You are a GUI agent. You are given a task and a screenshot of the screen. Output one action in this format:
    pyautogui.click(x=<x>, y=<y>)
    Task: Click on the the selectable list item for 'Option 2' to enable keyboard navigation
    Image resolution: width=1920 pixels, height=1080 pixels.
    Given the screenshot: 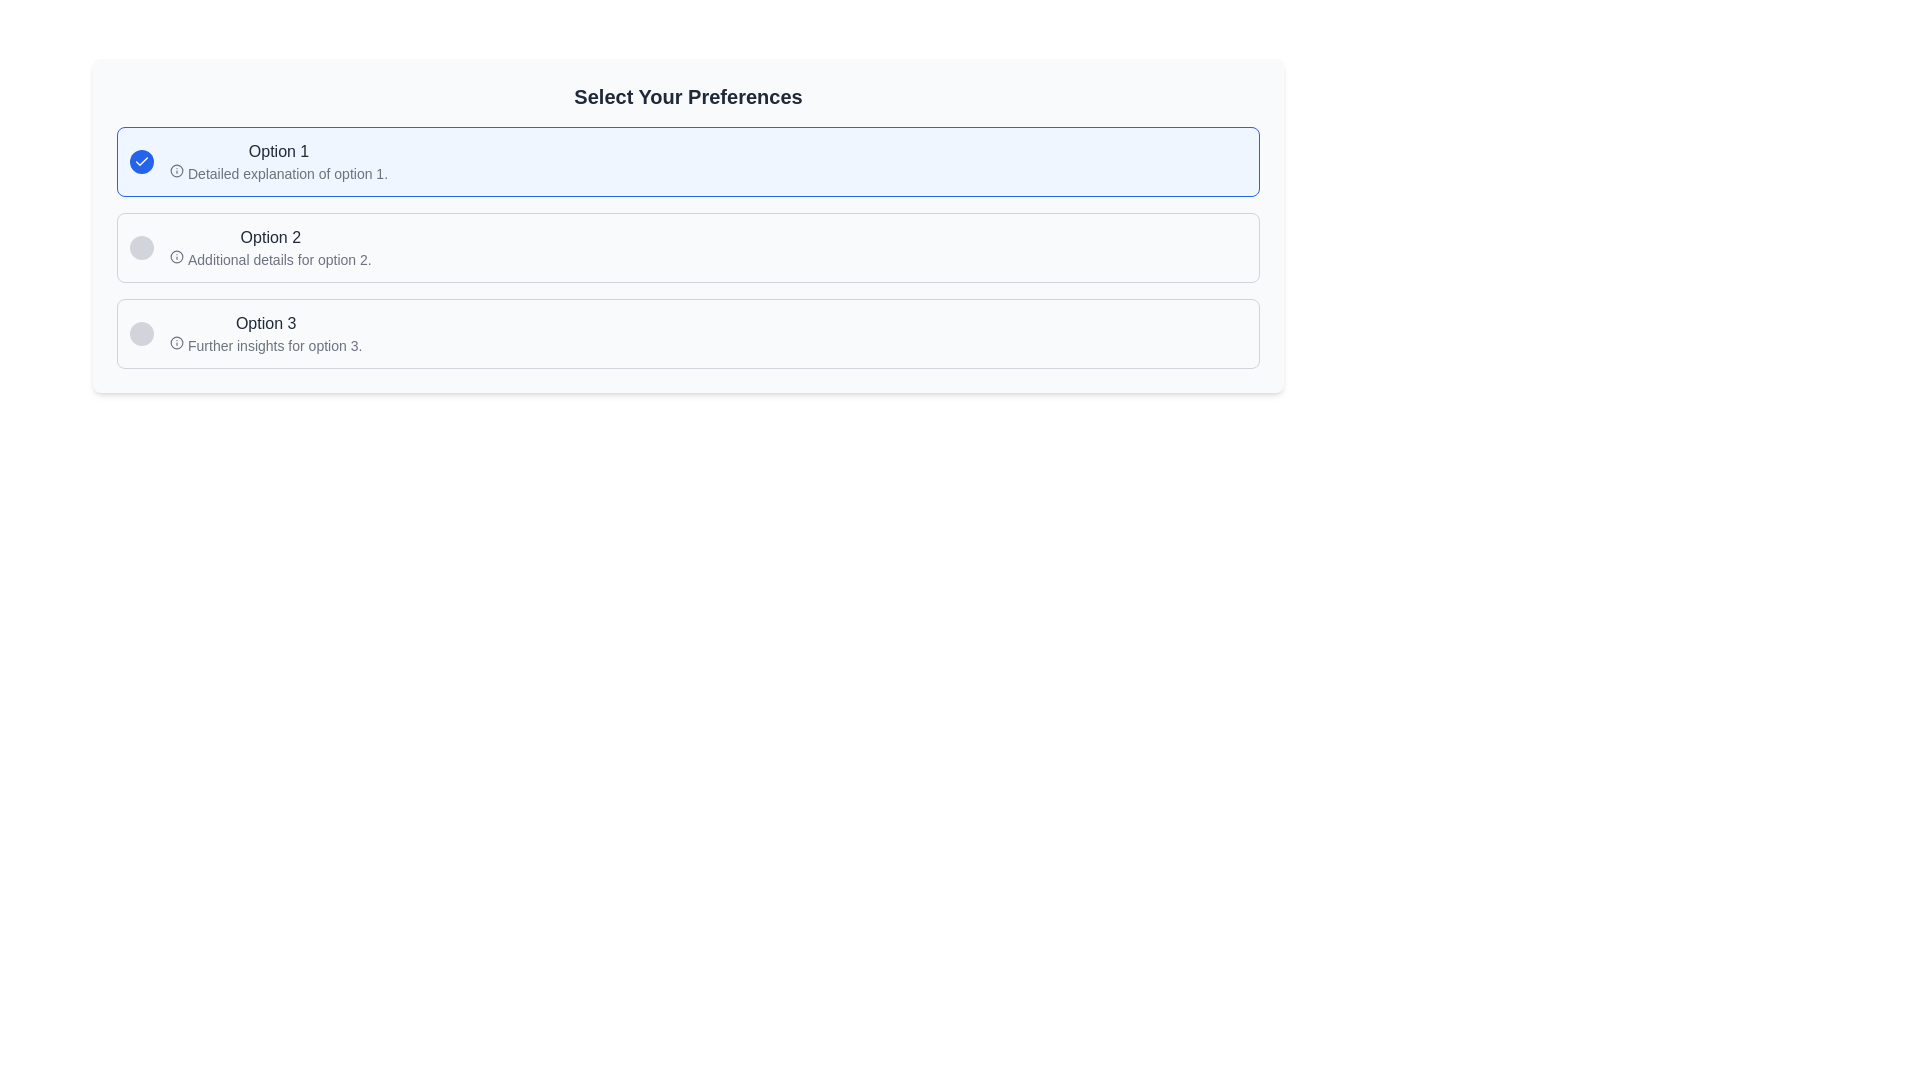 What is the action you would take?
    pyautogui.click(x=269, y=246)
    